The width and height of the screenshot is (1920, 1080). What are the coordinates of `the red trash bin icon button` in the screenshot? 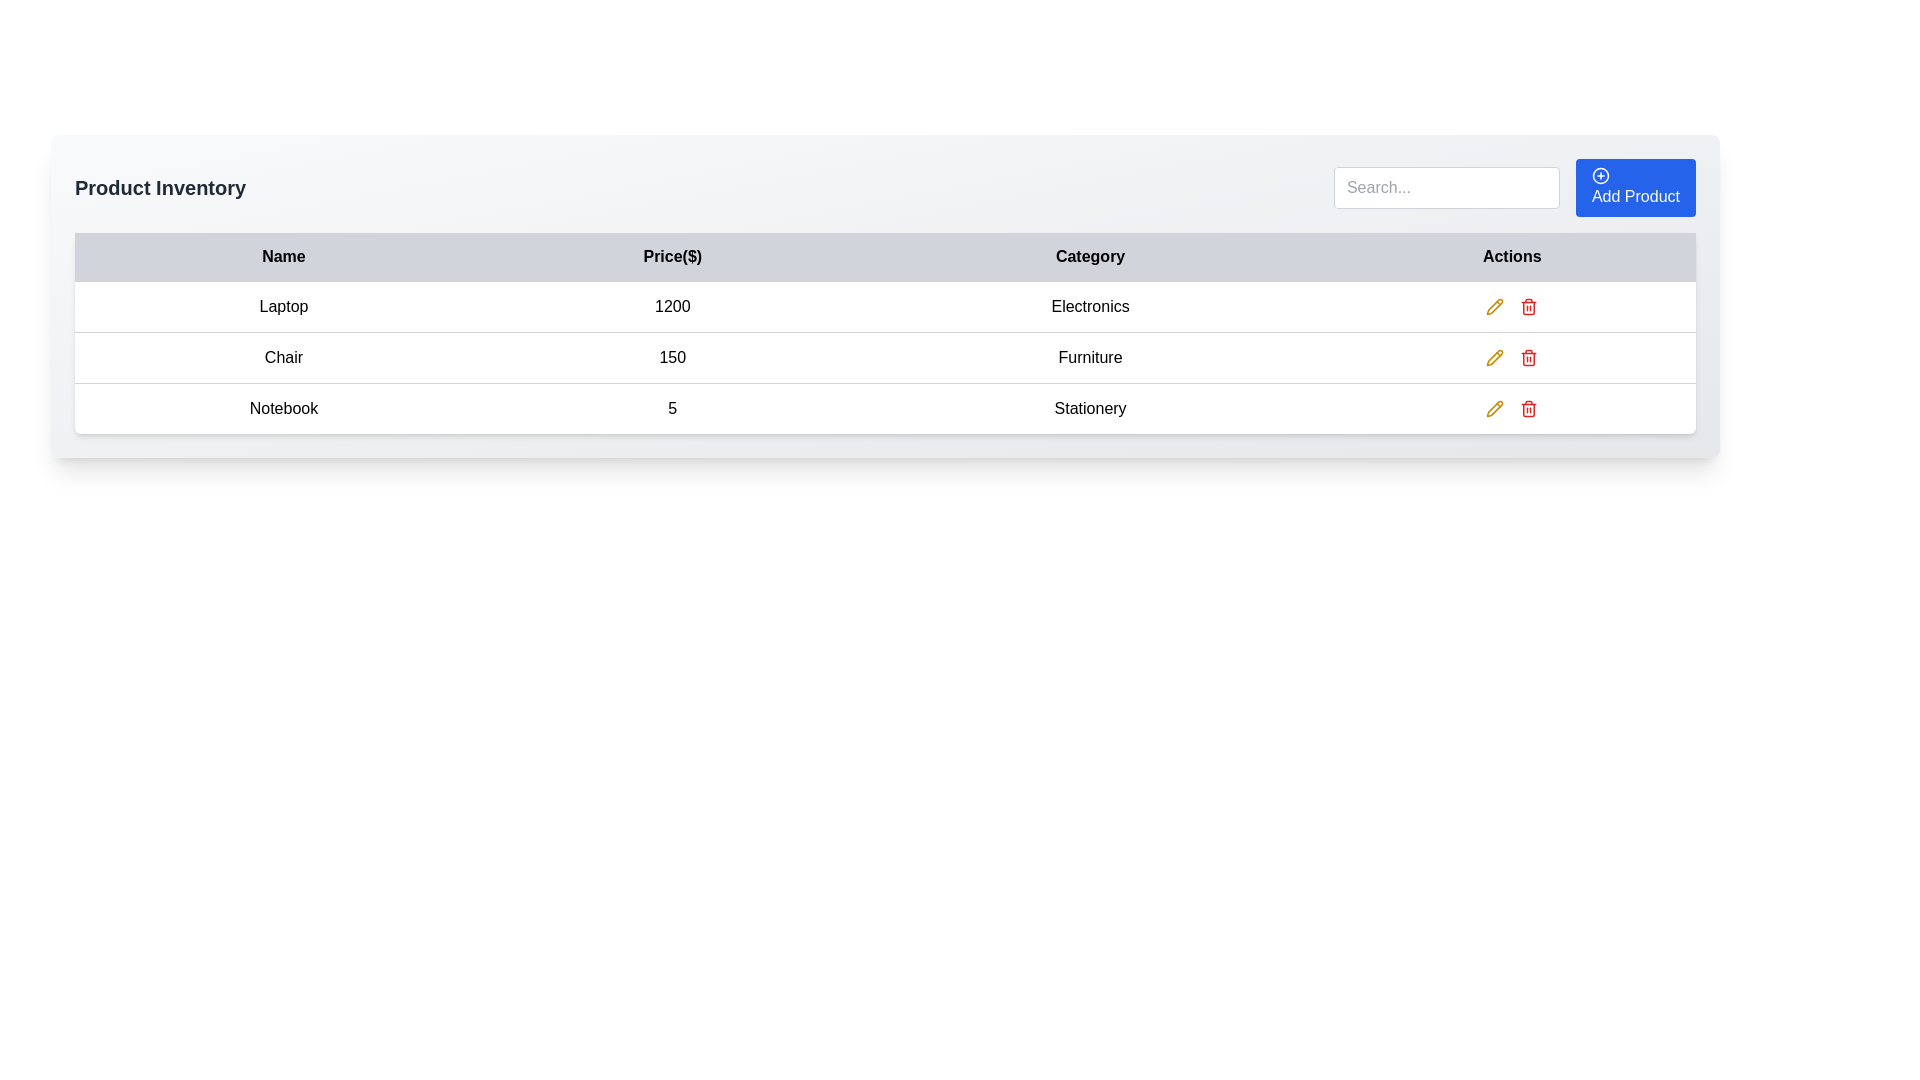 It's located at (1528, 357).